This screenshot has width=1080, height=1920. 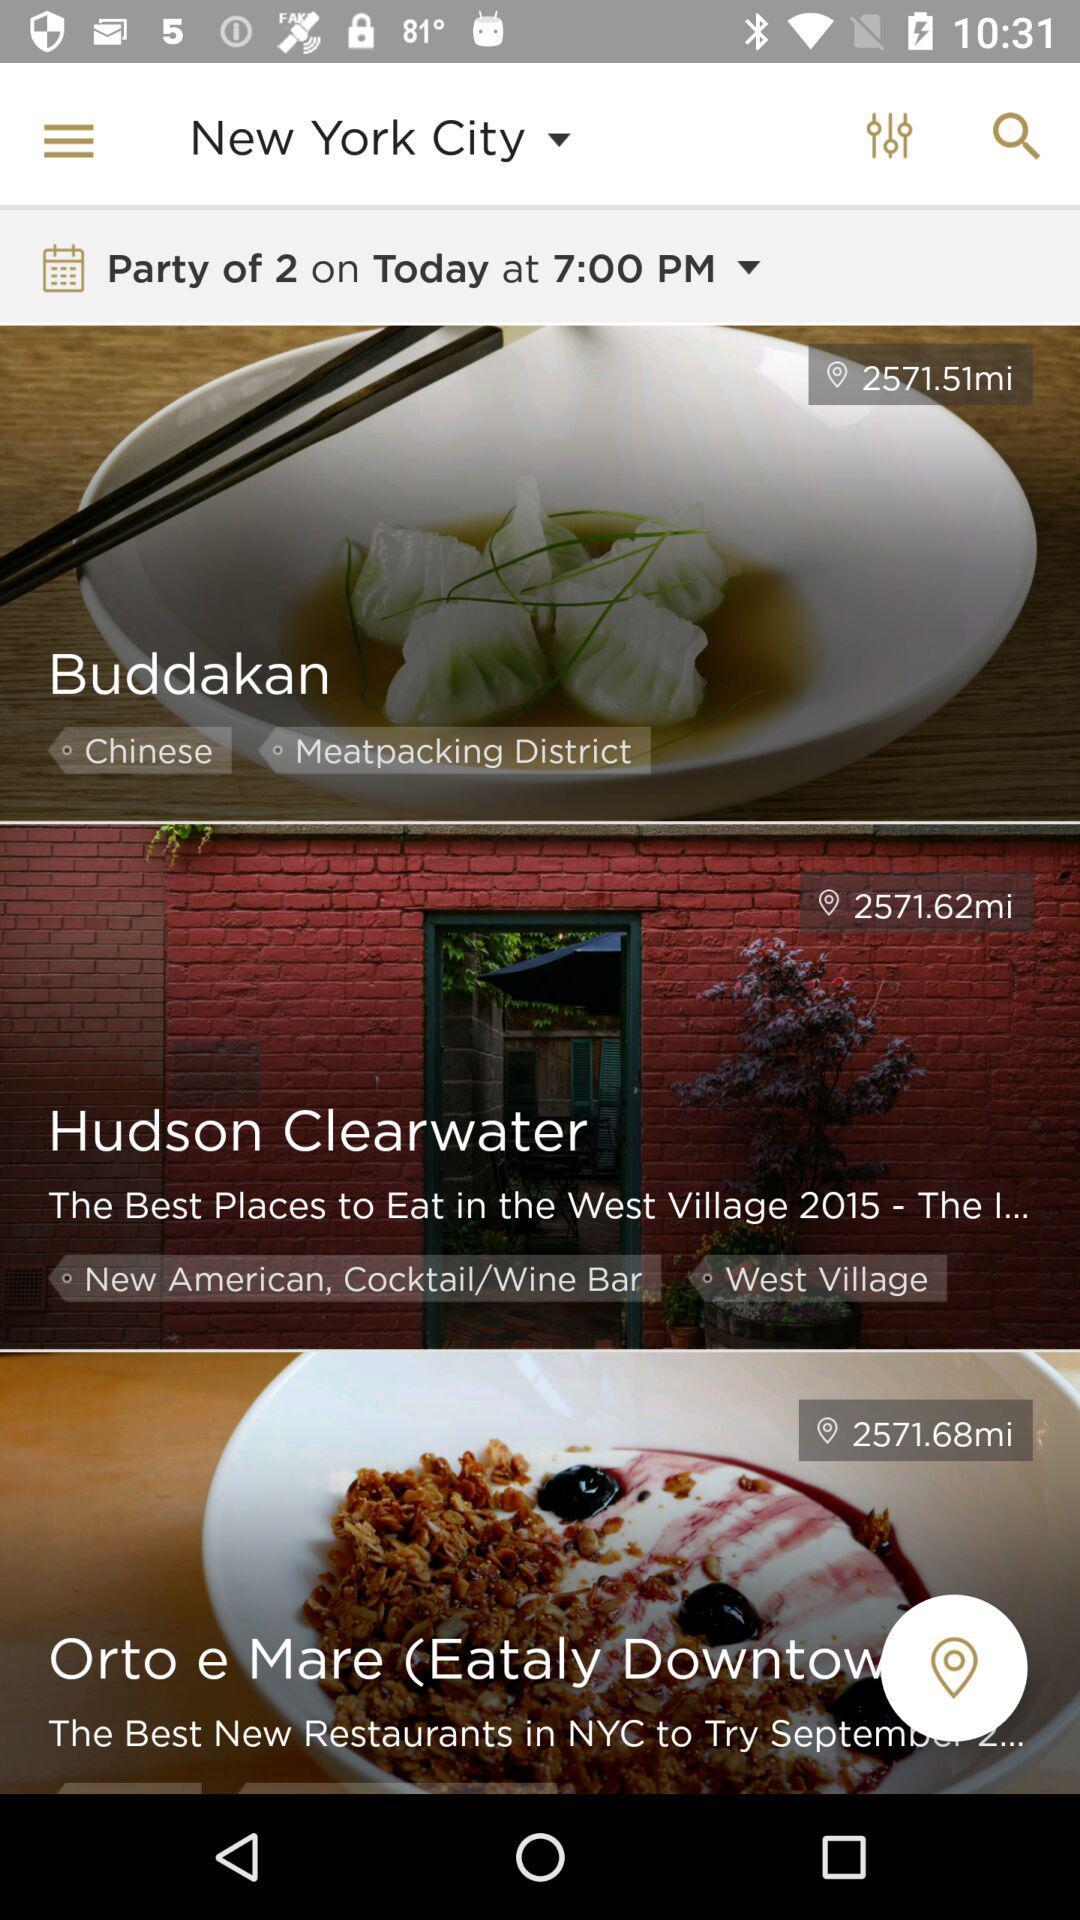 What do you see at coordinates (1017, 136) in the screenshot?
I see `the search icon` at bounding box center [1017, 136].